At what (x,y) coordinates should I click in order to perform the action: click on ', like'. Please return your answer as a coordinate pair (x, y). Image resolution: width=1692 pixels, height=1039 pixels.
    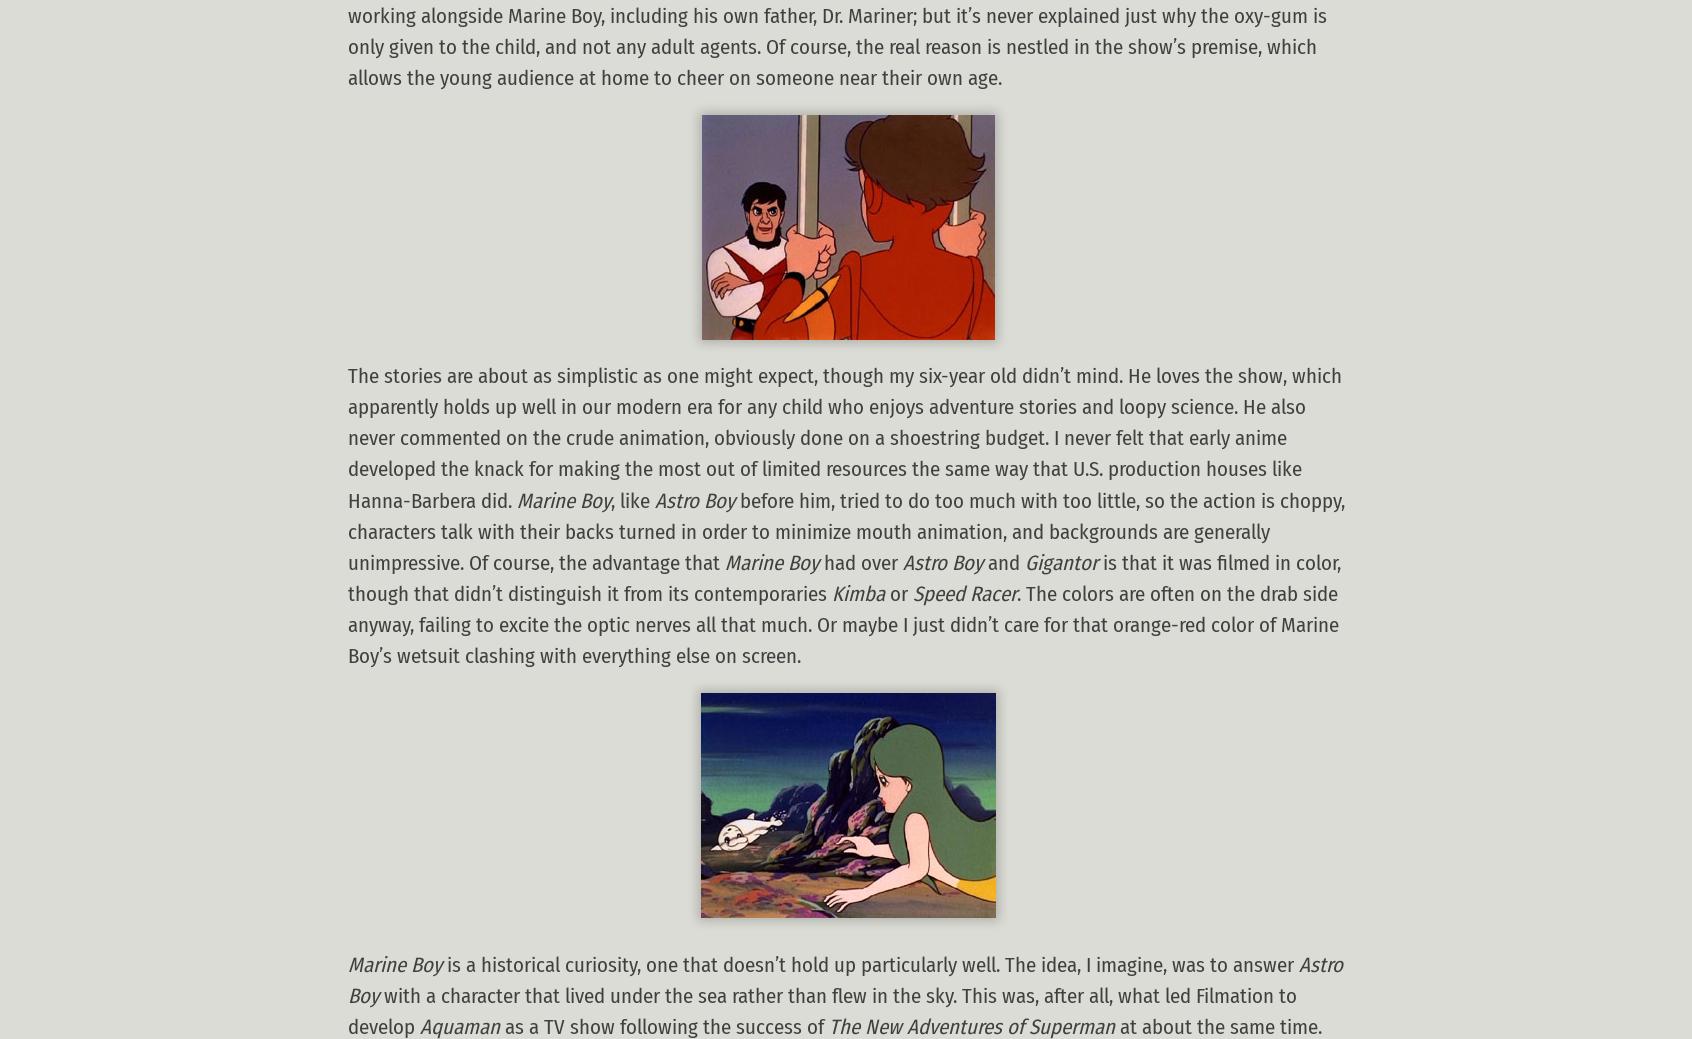
    Looking at the image, I should click on (631, 499).